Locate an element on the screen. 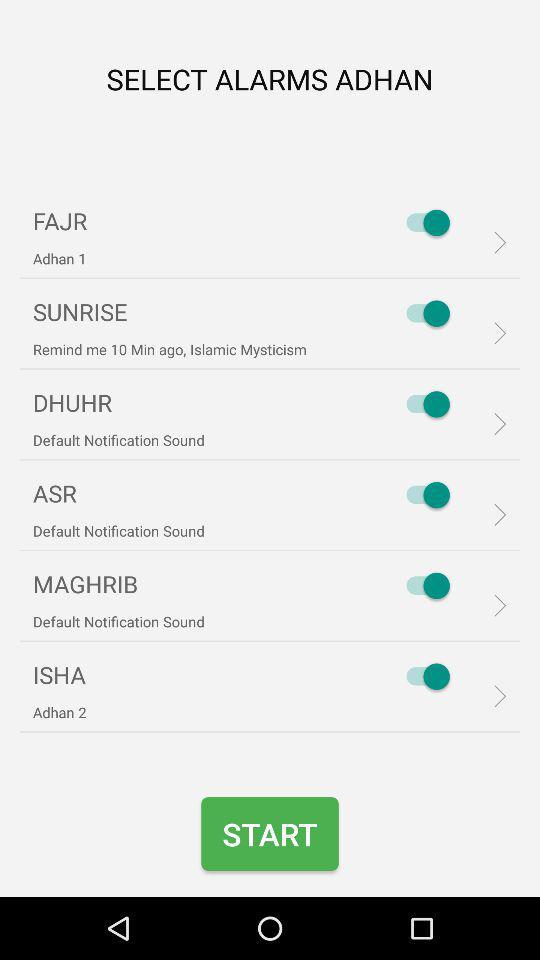 This screenshot has height=960, width=540. asr is located at coordinates (422, 494).